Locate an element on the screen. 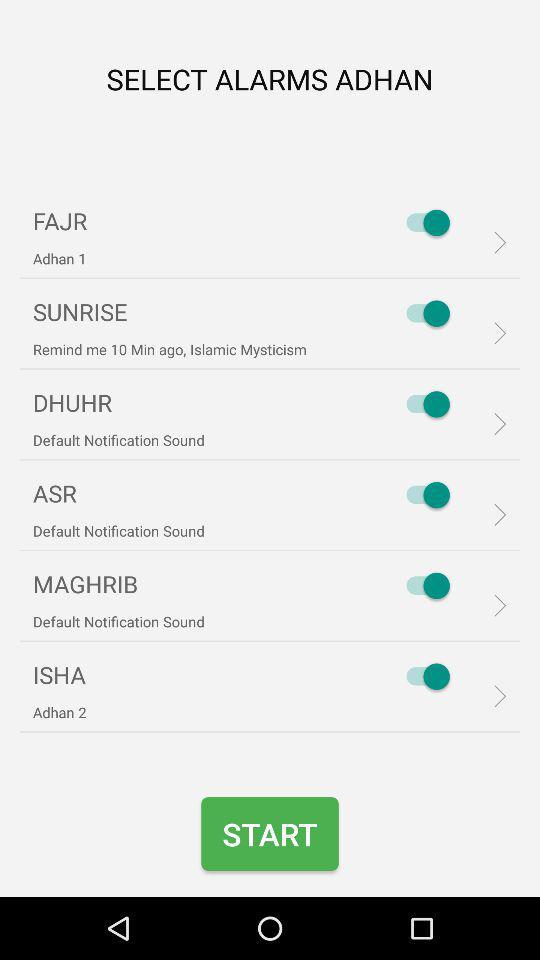 This screenshot has height=960, width=540. asr is located at coordinates (422, 494).